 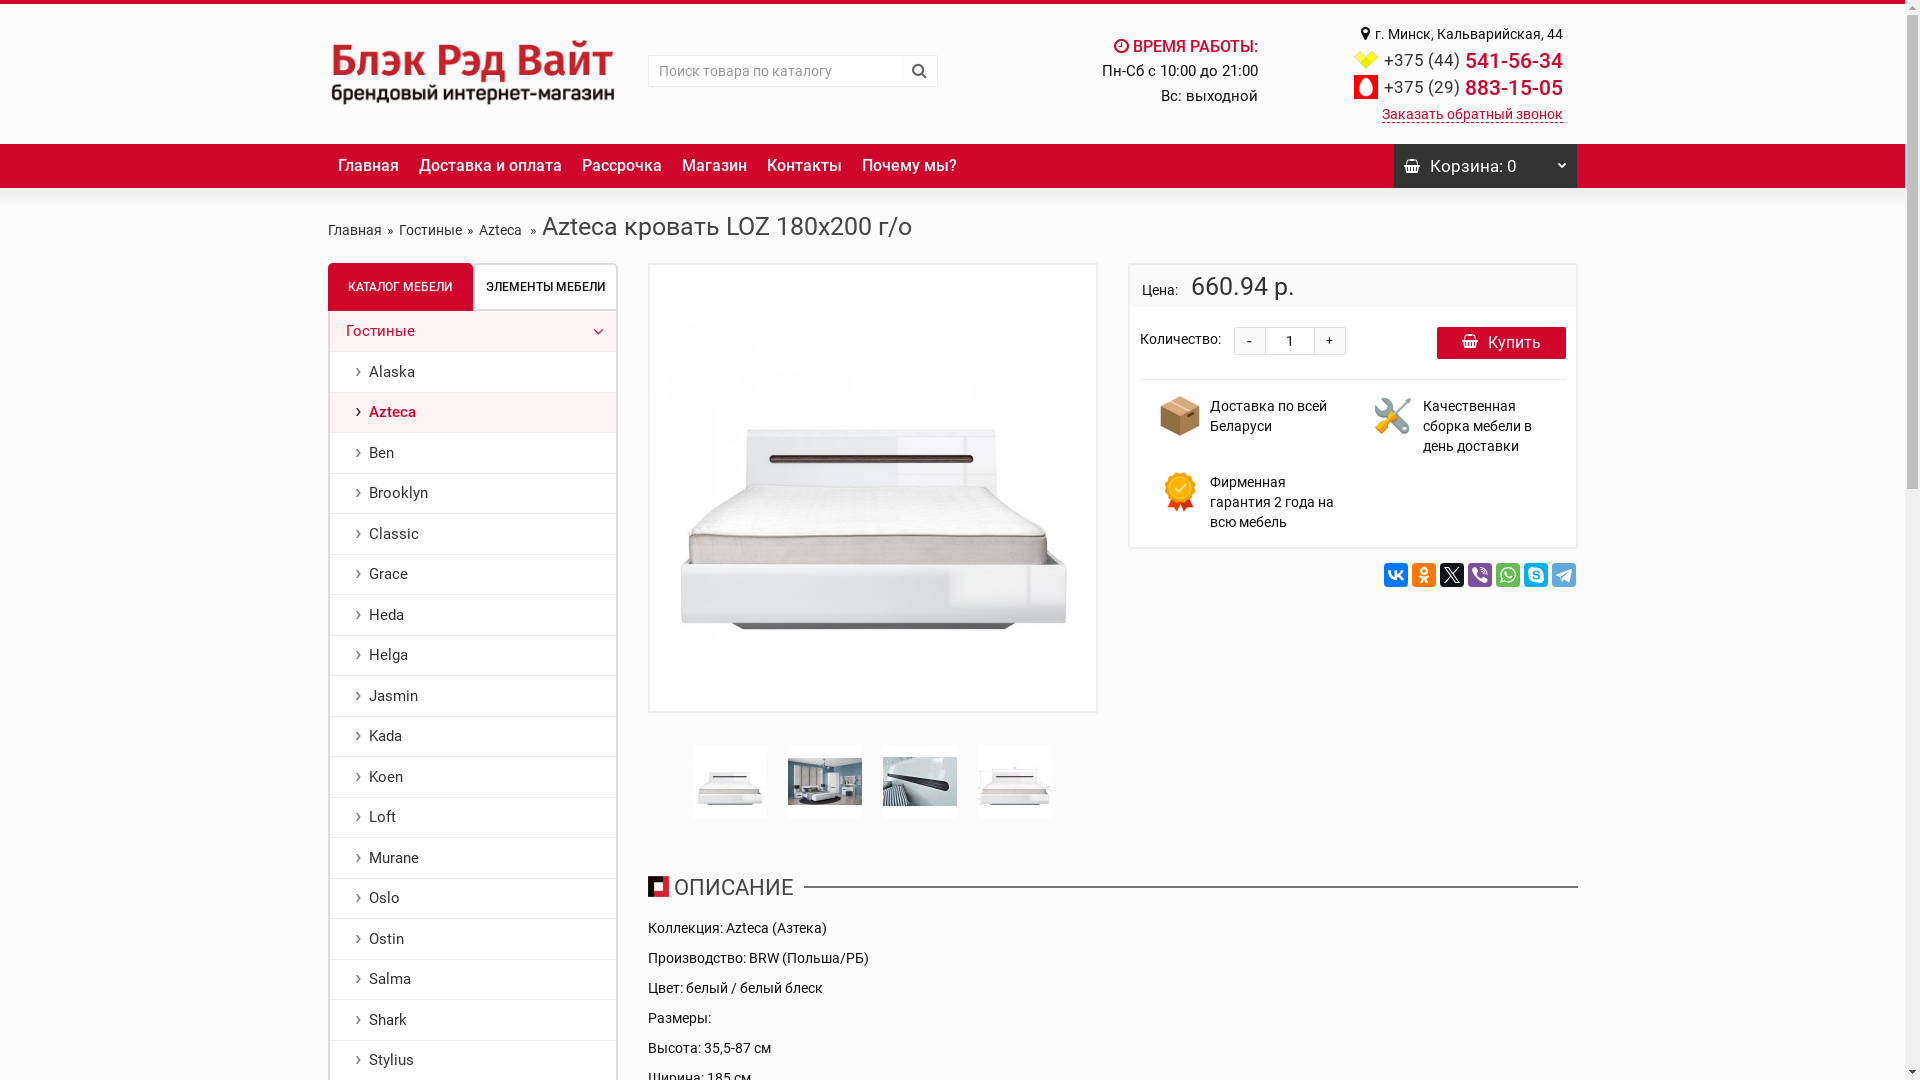 What do you see at coordinates (472, 72) in the screenshot?
I see `'Black Red White'` at bounding box center [472, 72].